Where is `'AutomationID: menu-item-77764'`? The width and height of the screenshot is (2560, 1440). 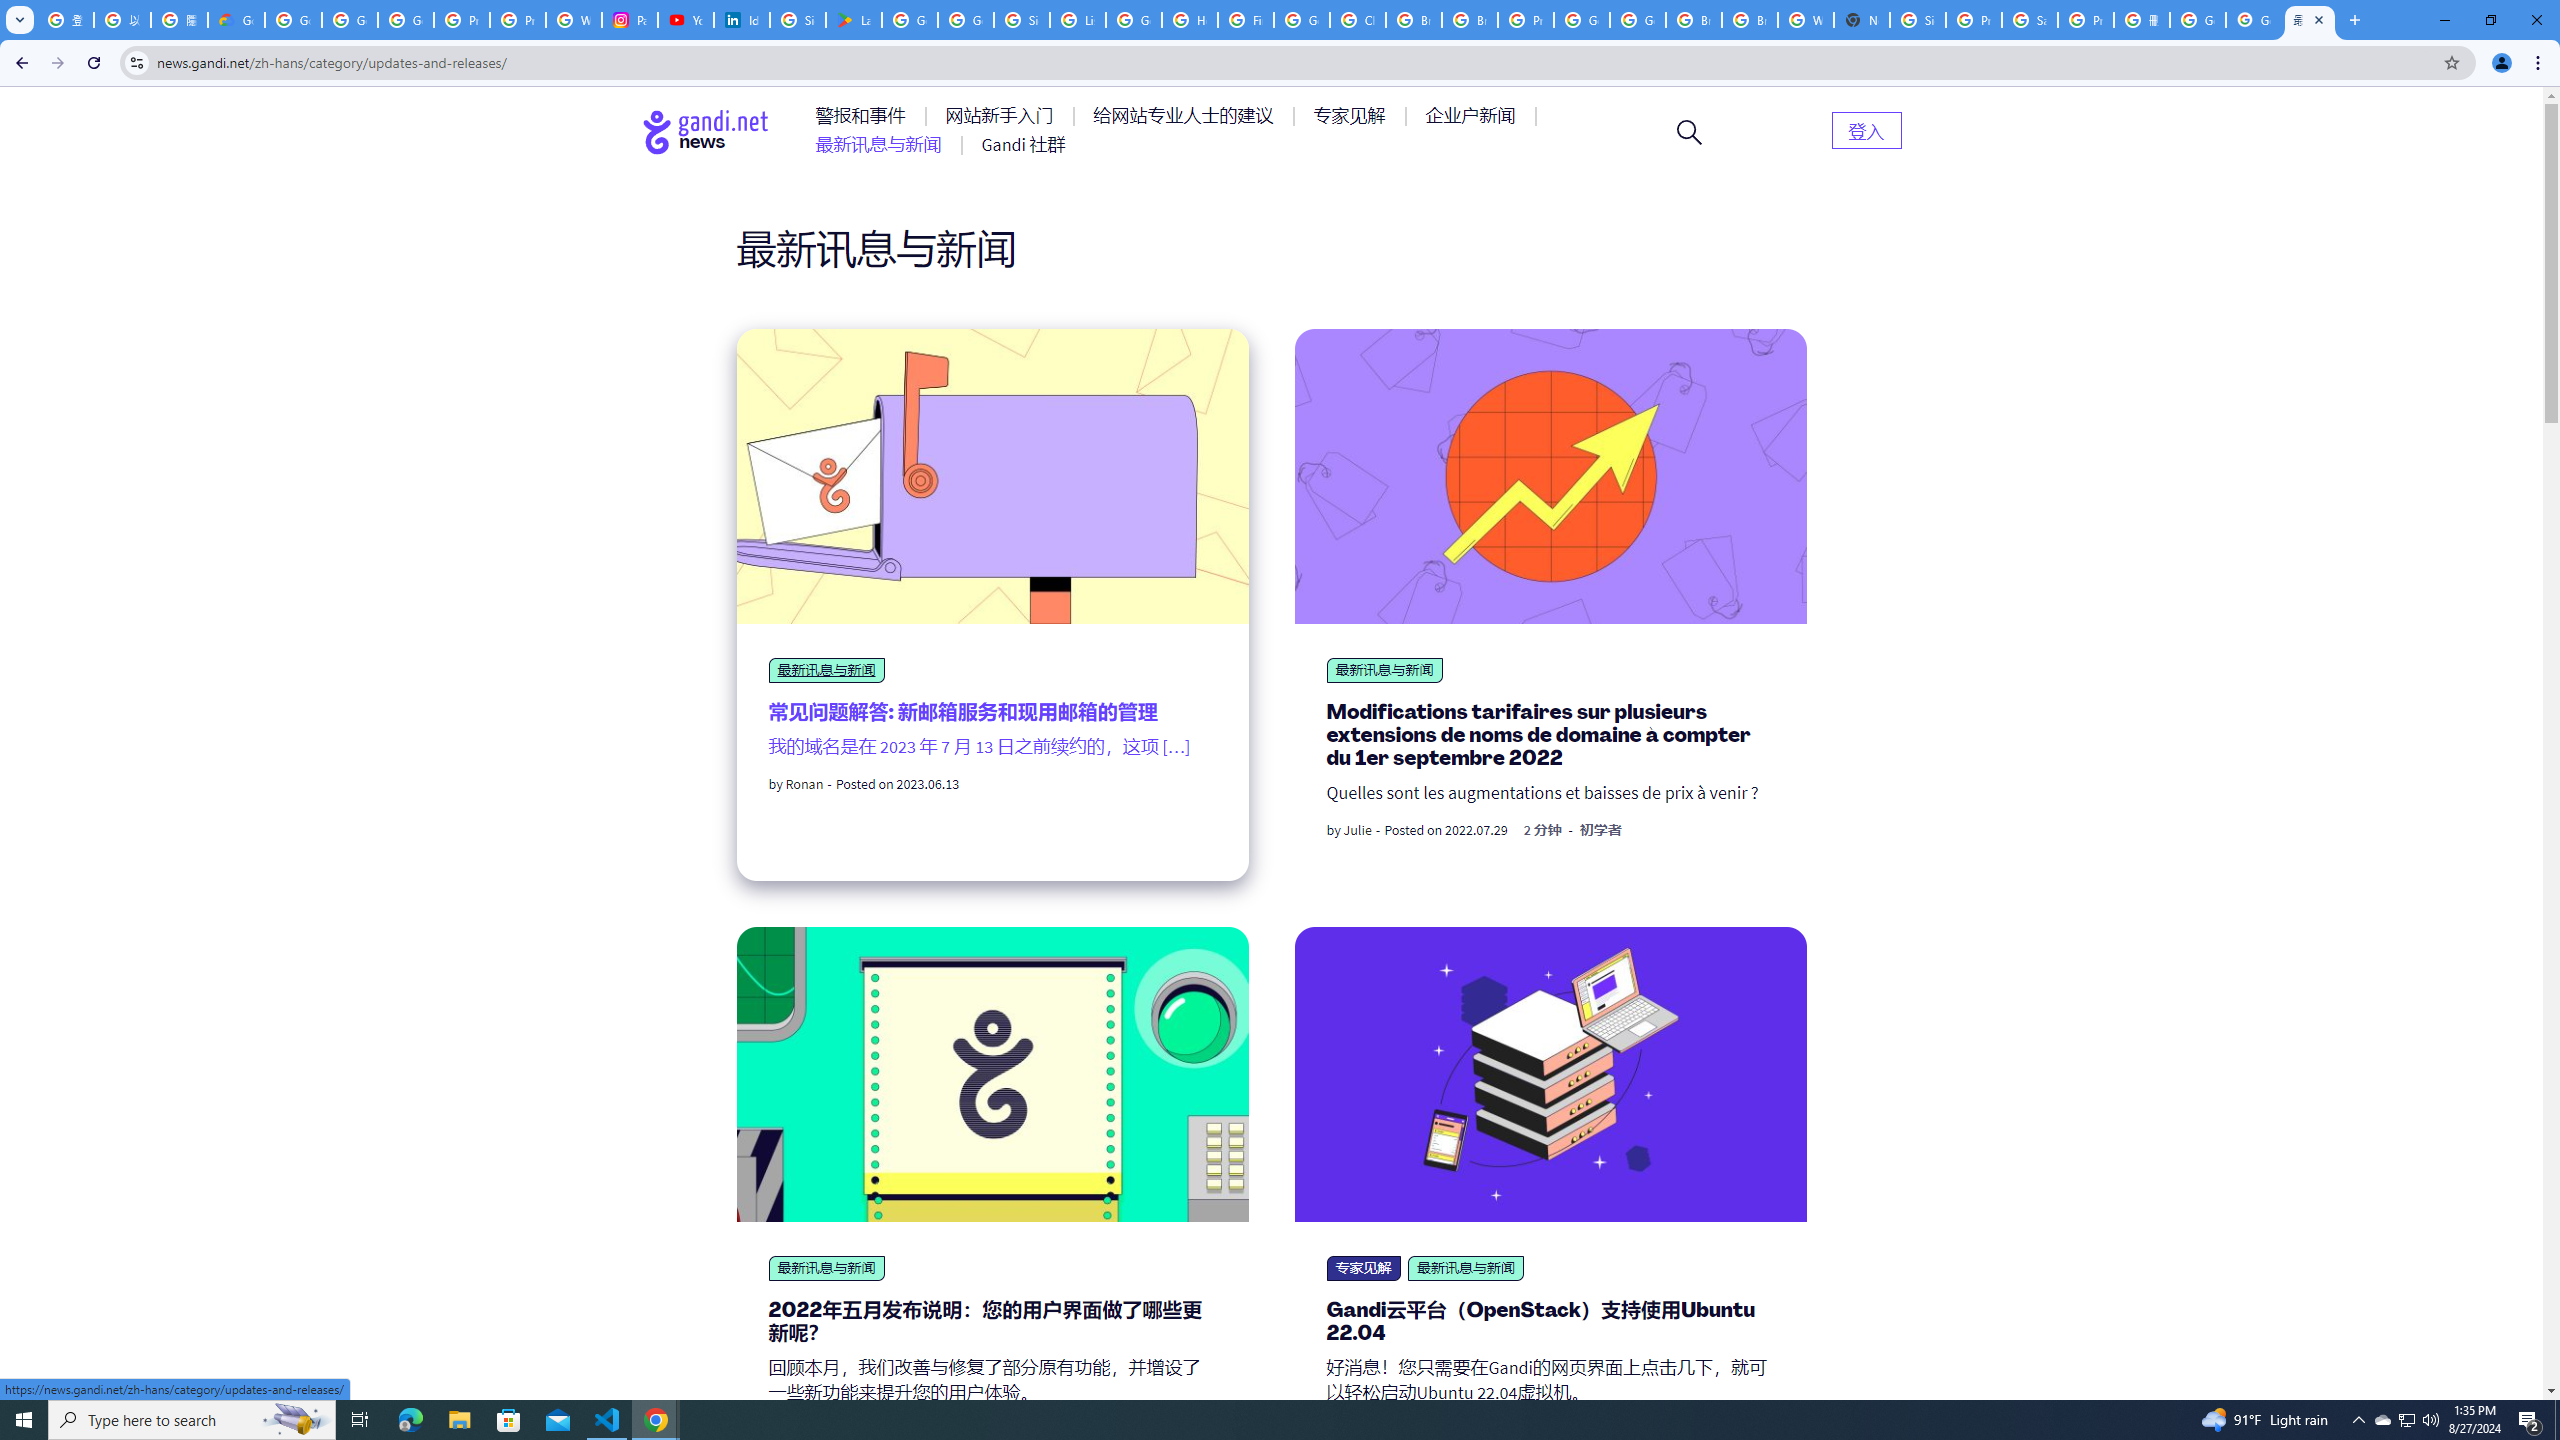 'AutomationID: menu-item-77764' is located at coordinates (1352, 114).